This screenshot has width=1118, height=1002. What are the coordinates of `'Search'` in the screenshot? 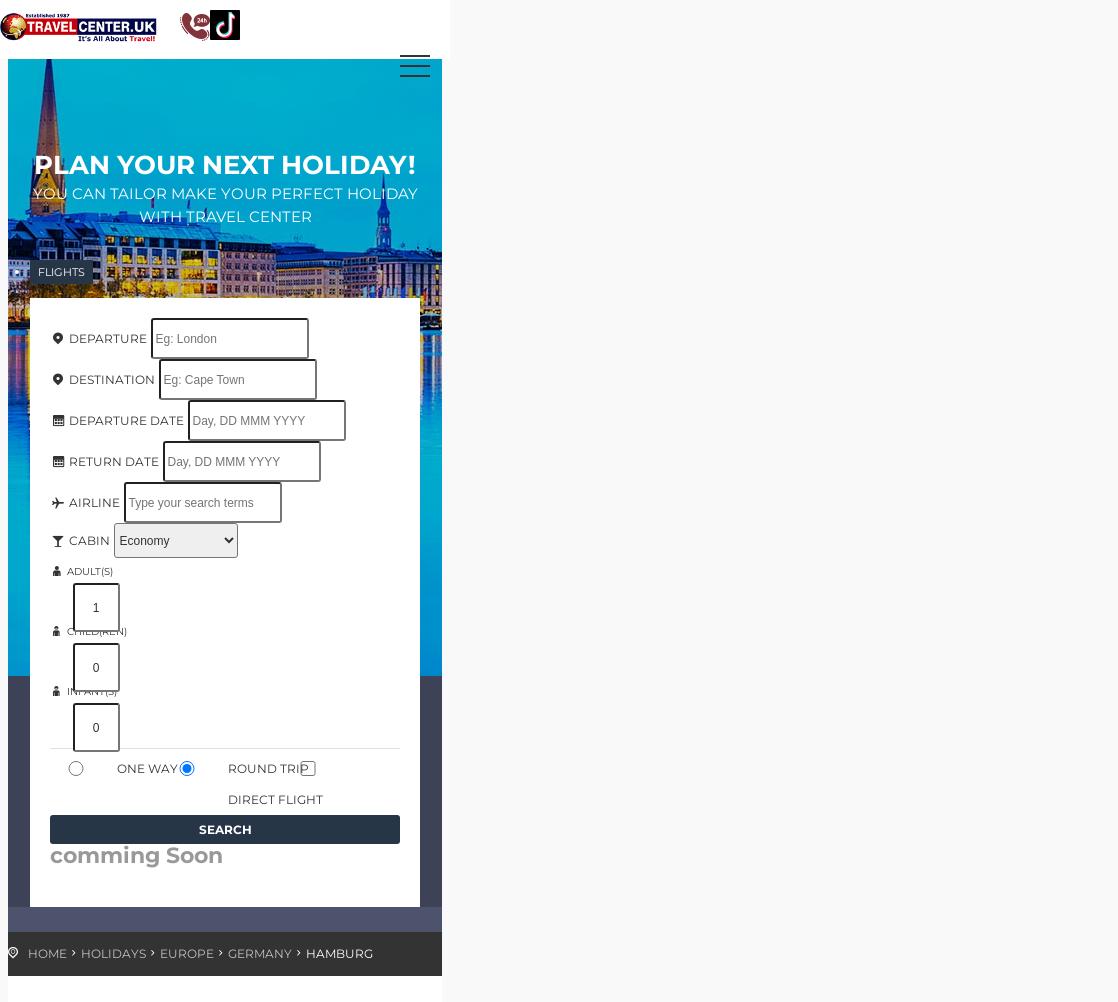 It's located at (224, 828).